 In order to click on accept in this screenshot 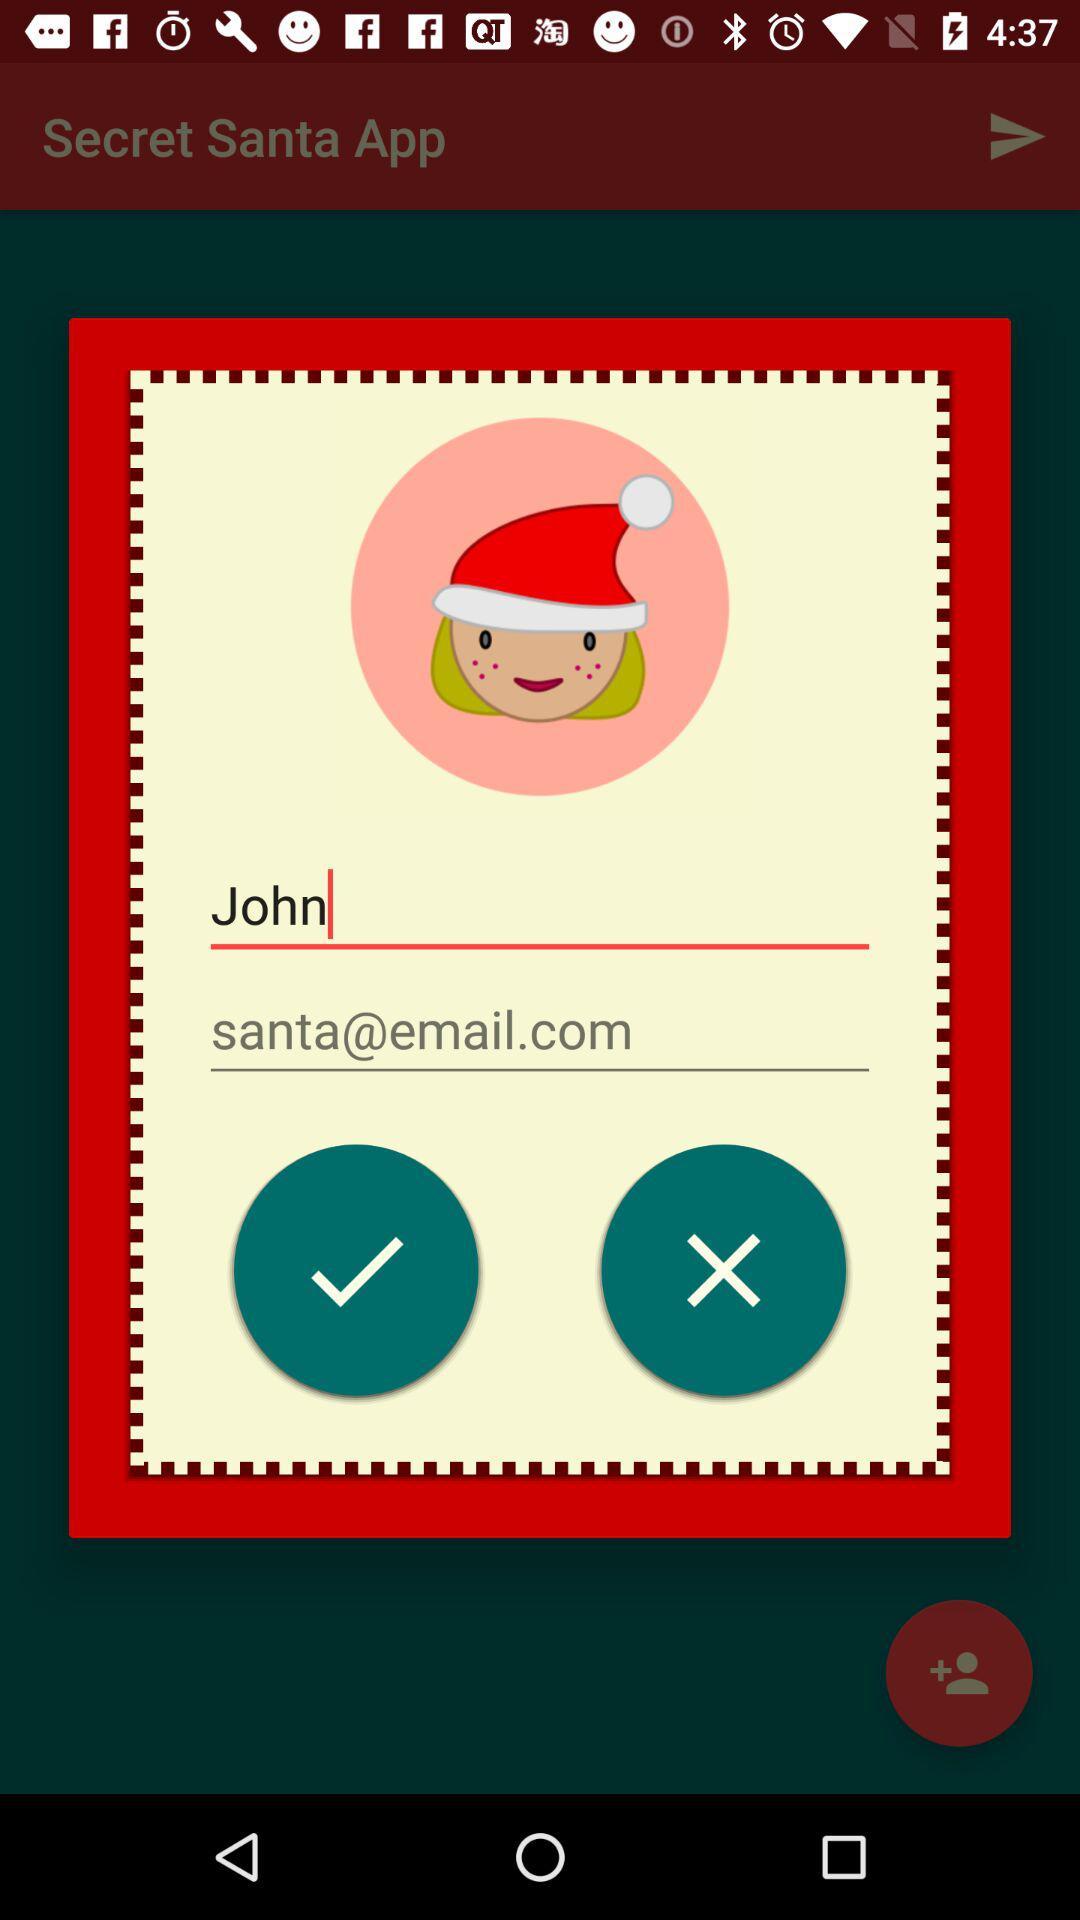, I will do `click(355, 1274)`.